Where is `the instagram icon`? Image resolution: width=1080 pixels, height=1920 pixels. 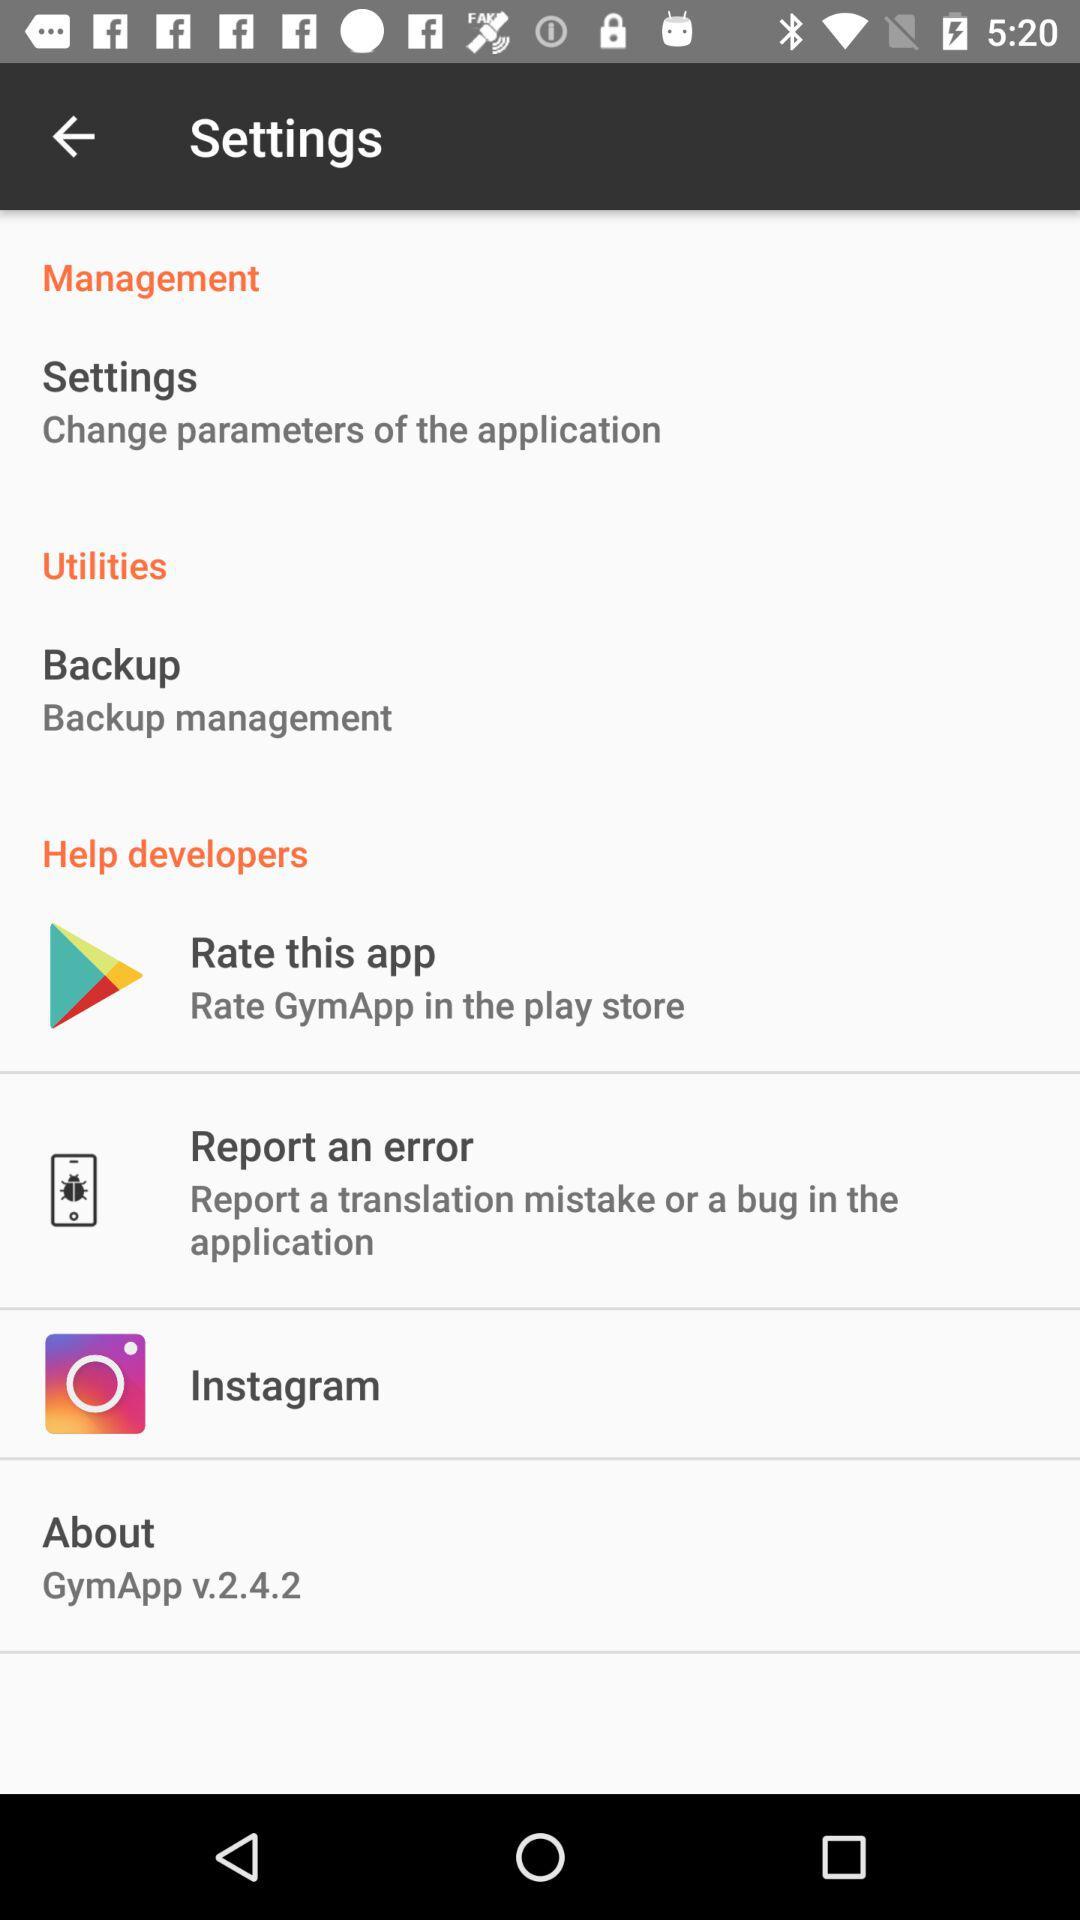
the instagram icon is located at coordinates (285, 1382).